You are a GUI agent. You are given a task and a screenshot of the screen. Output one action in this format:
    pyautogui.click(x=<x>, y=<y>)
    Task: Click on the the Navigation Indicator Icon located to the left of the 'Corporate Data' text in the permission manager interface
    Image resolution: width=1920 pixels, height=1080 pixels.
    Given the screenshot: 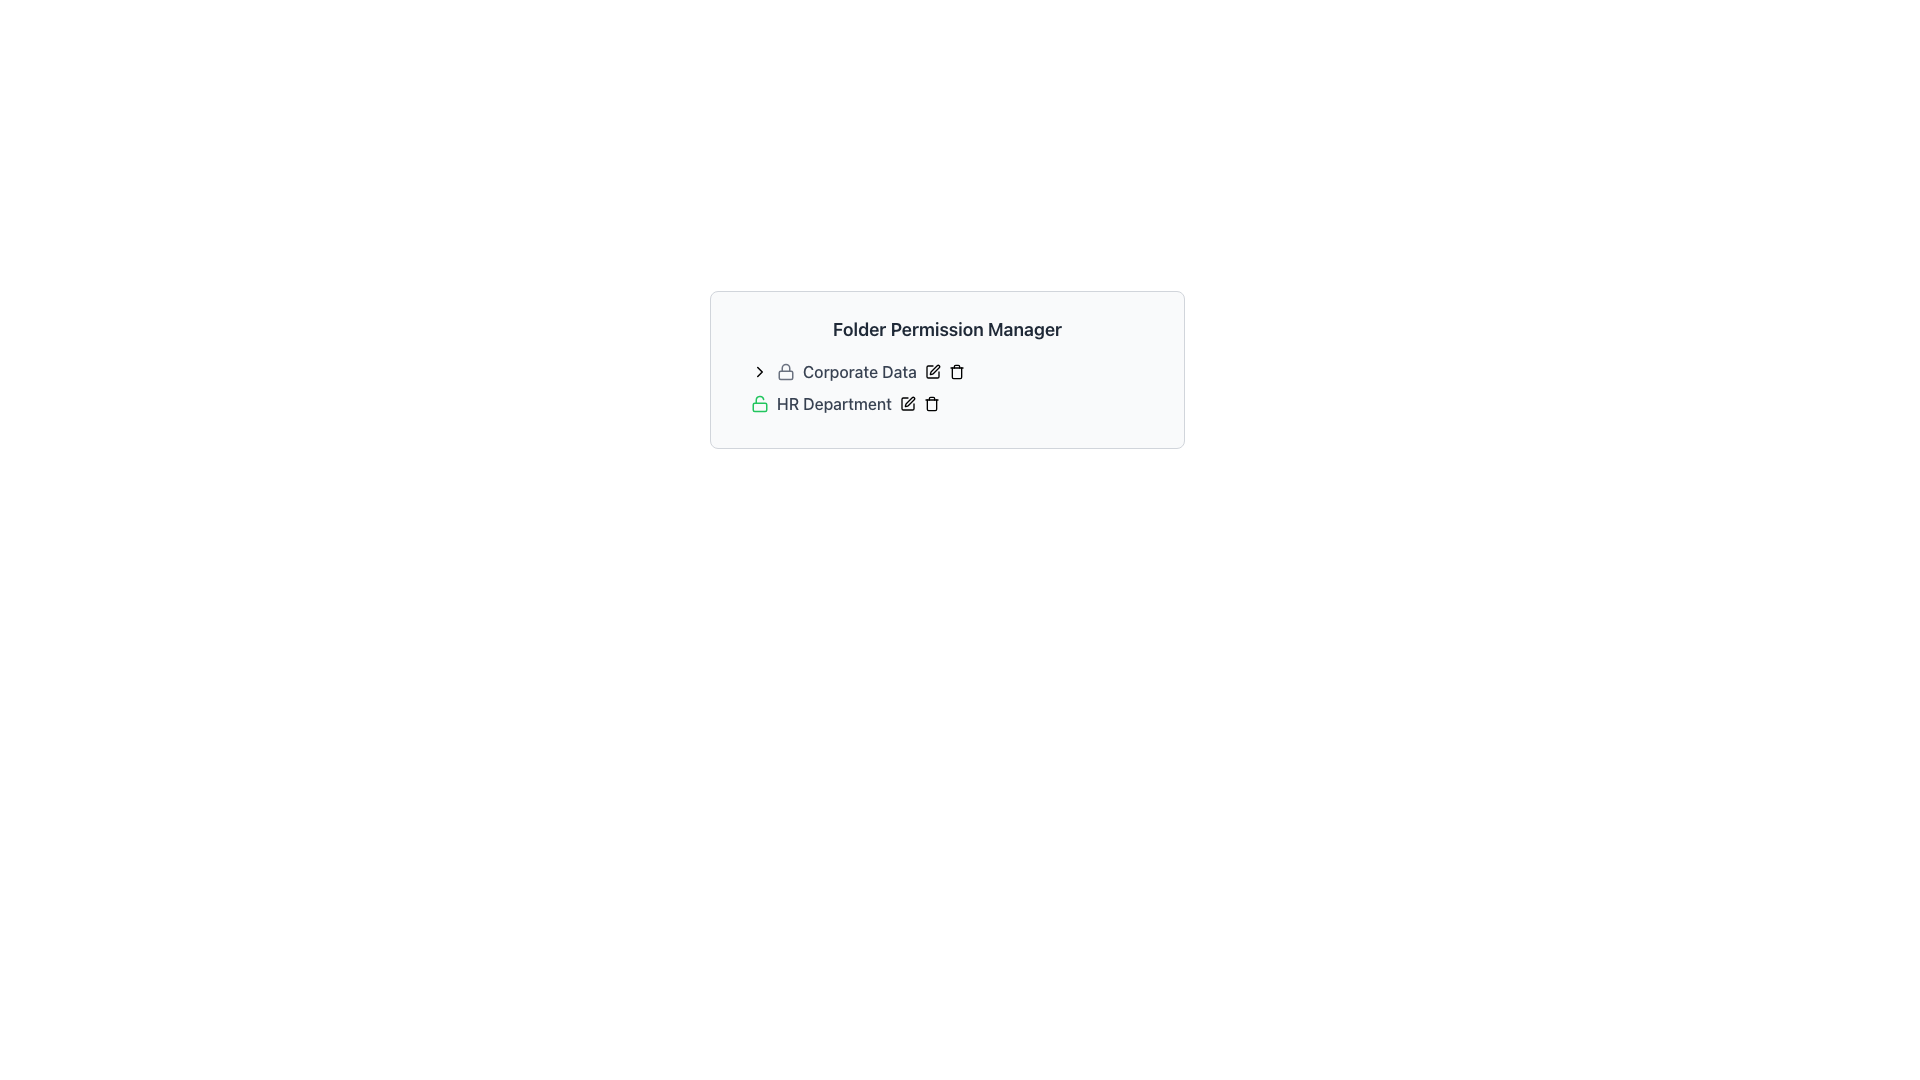 What is the action you would take?
    pyautogui.click(x=758, y=371)
    